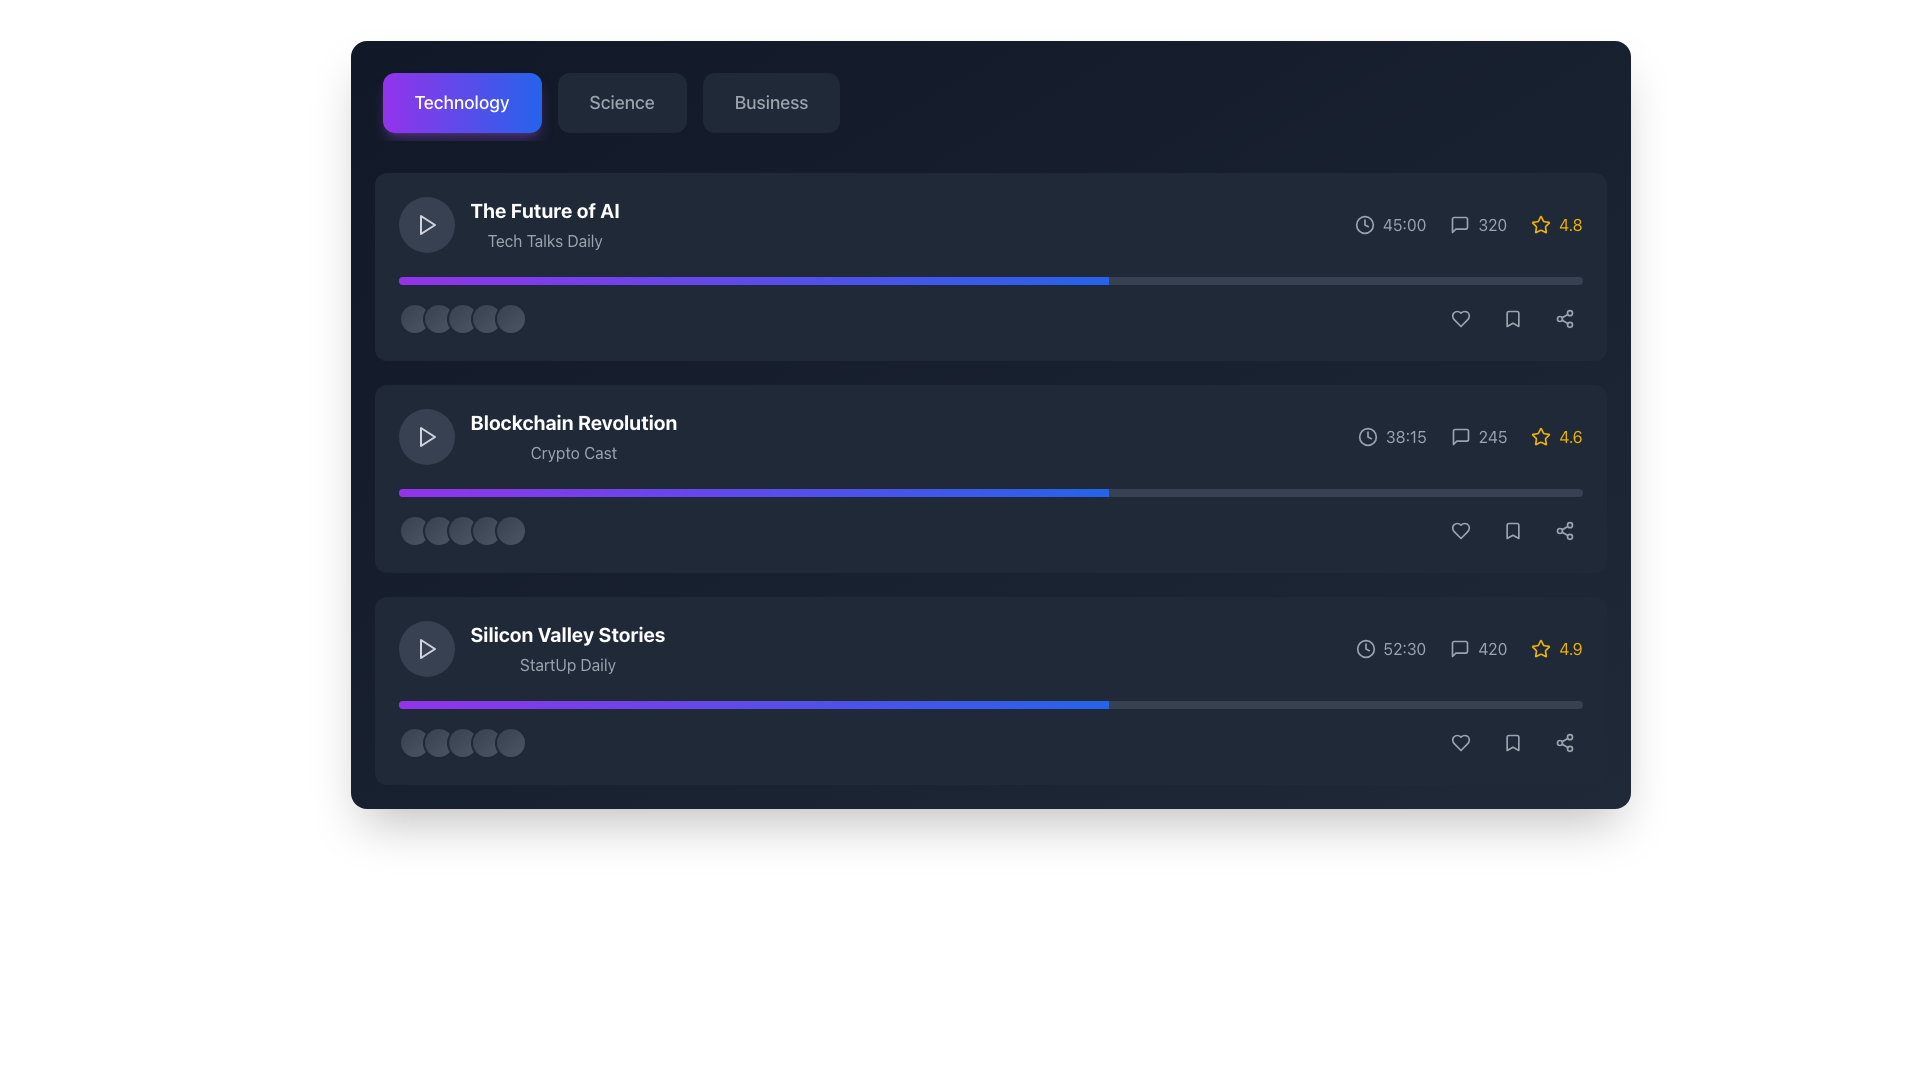 This screenshot has height=1080, width=1920. Describe the element at coordinates (1403, 224) in the screenshot. I see `the text label displaying '45:00', which is light gray in color and located between a clock icon and the number '320'` at that location.